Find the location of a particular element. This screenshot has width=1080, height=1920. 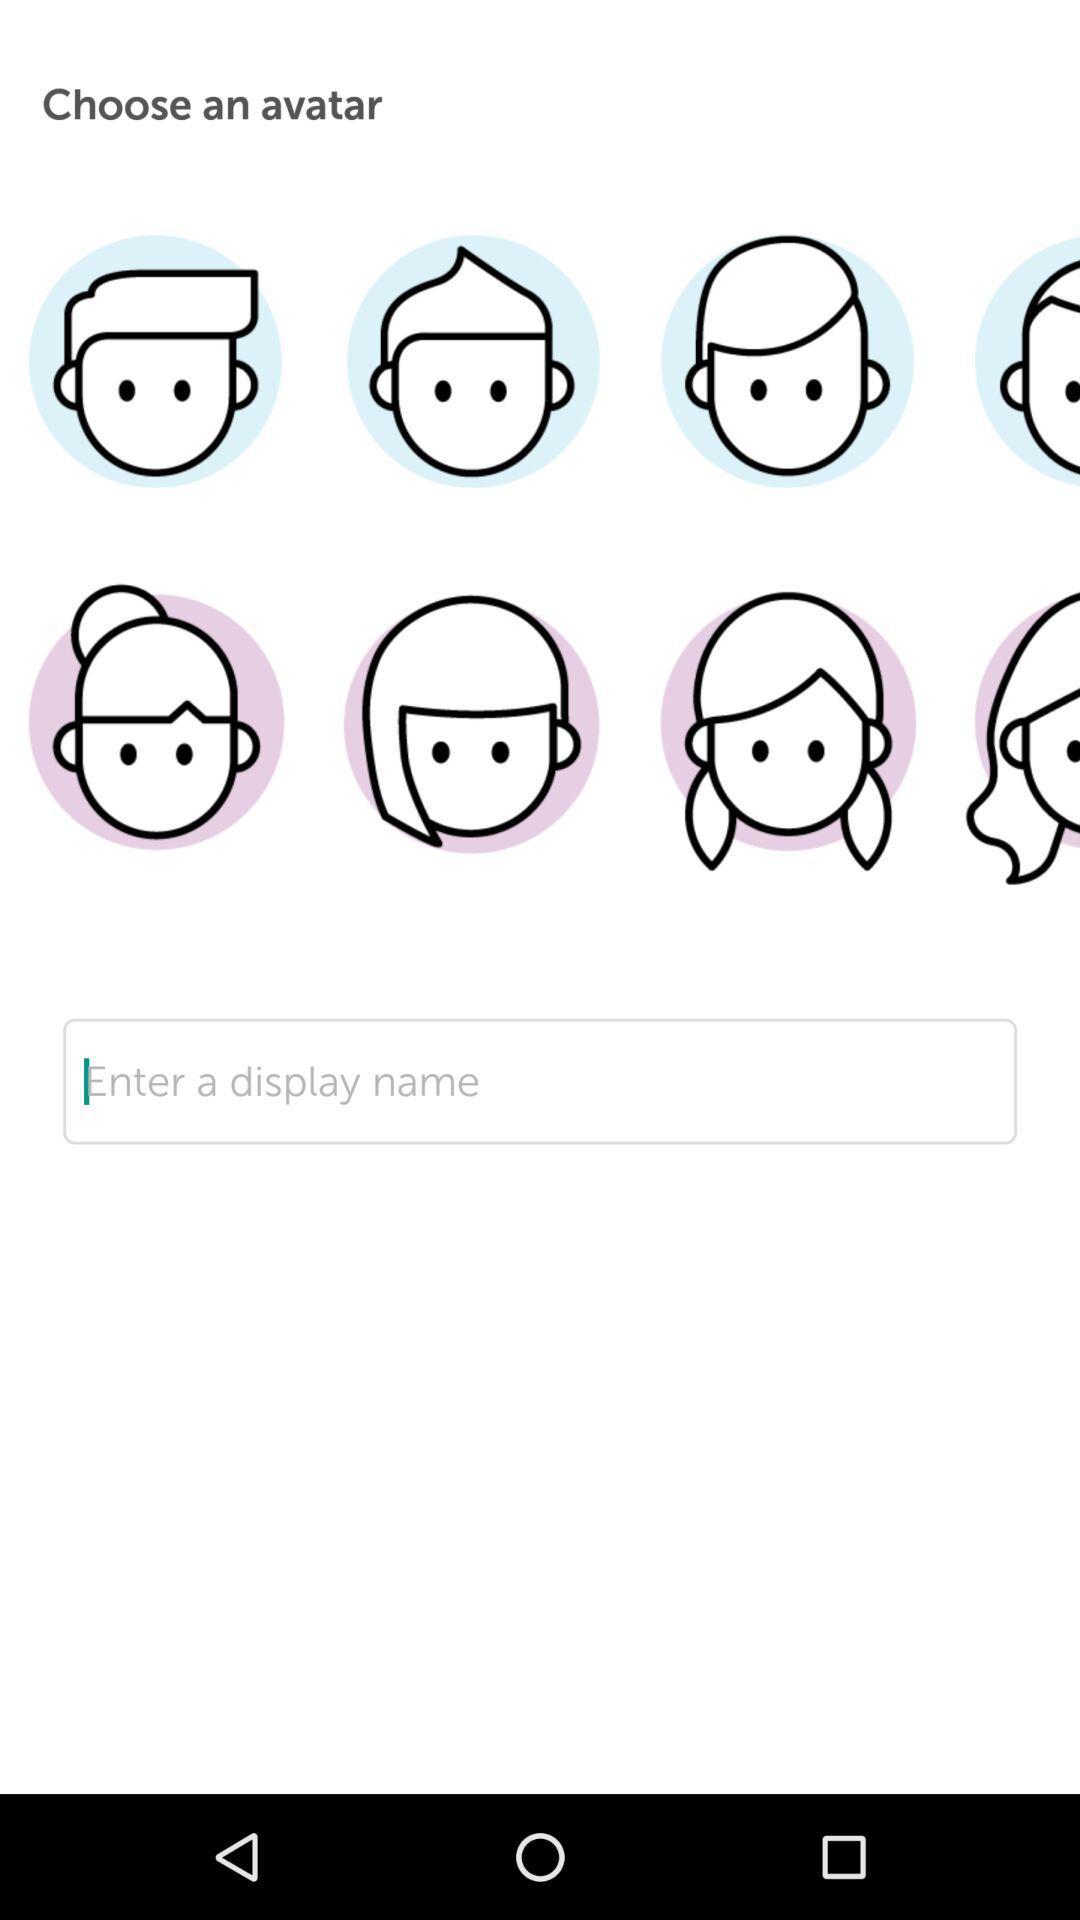

choose this avatar is located at coordinates (156, 752).